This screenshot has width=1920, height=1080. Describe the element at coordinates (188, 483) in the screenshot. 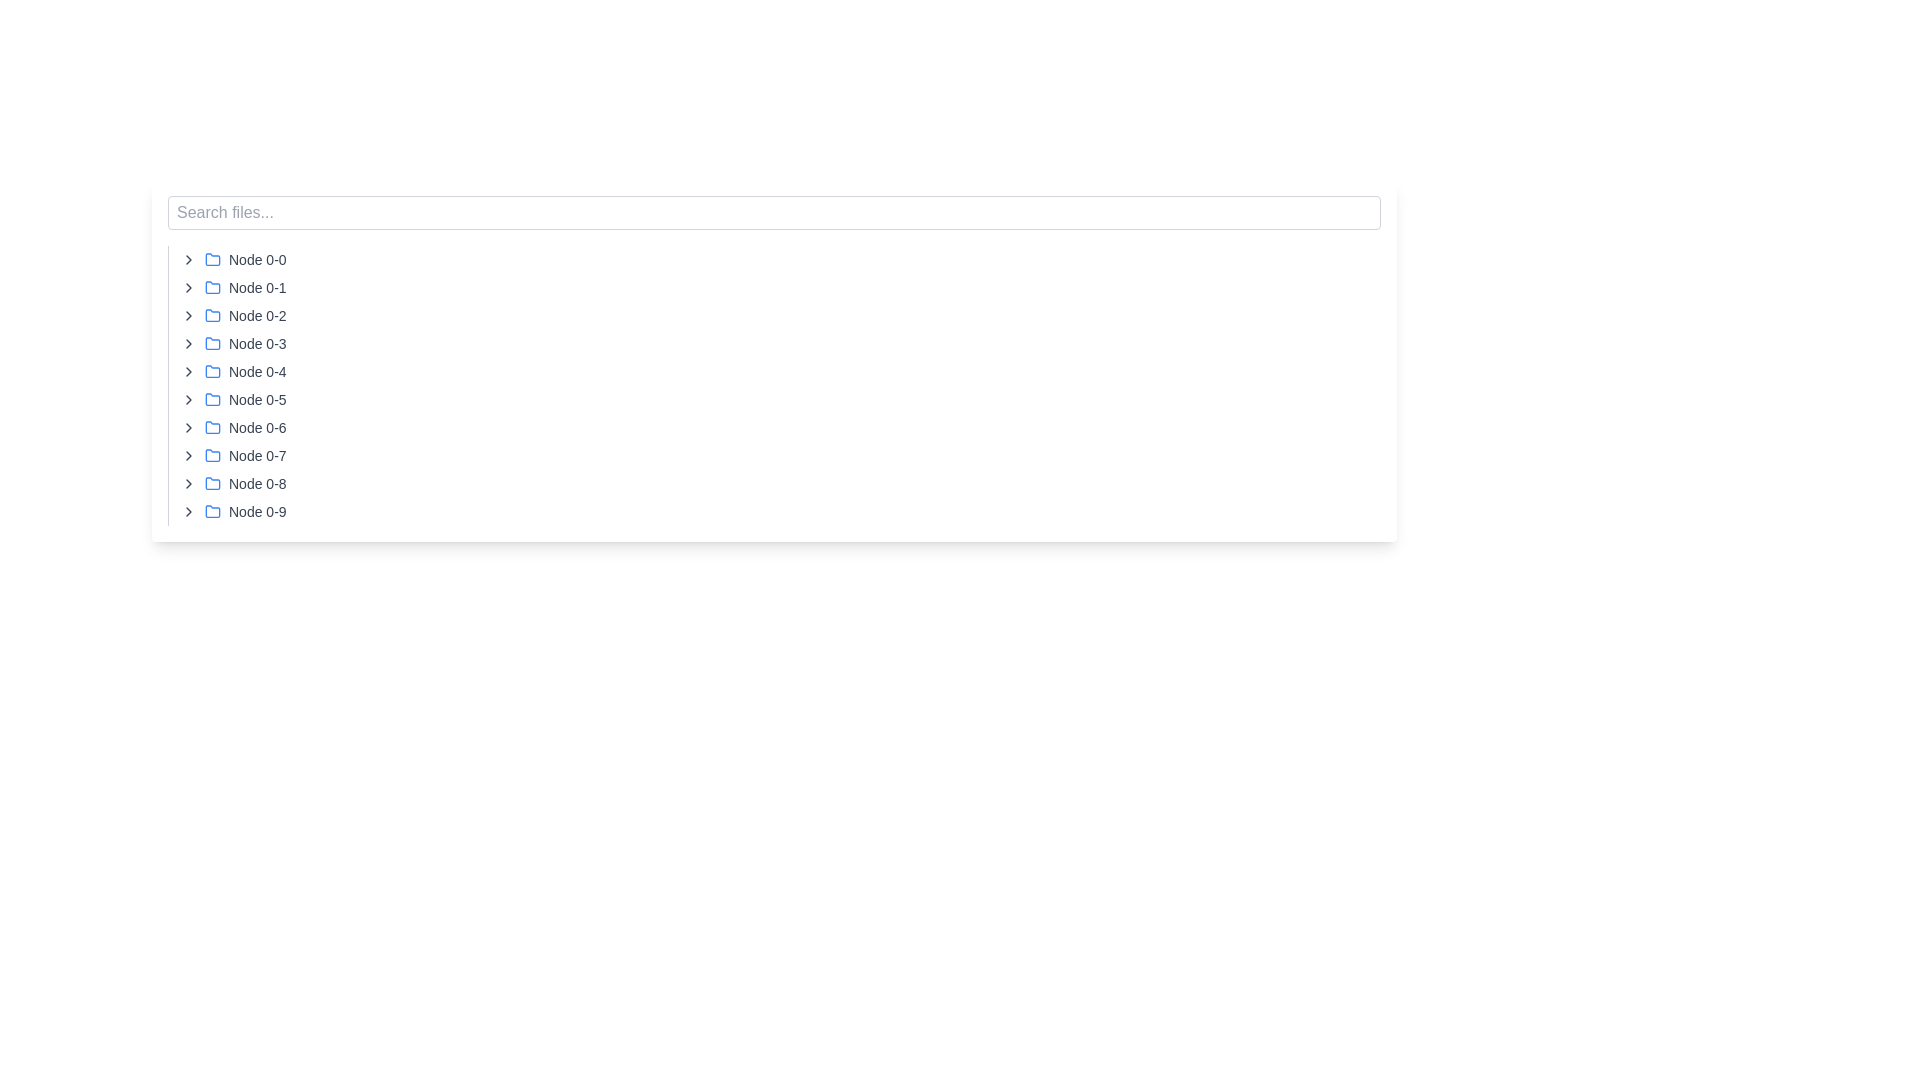

I see `the right-pointing chevron icon` at that location.